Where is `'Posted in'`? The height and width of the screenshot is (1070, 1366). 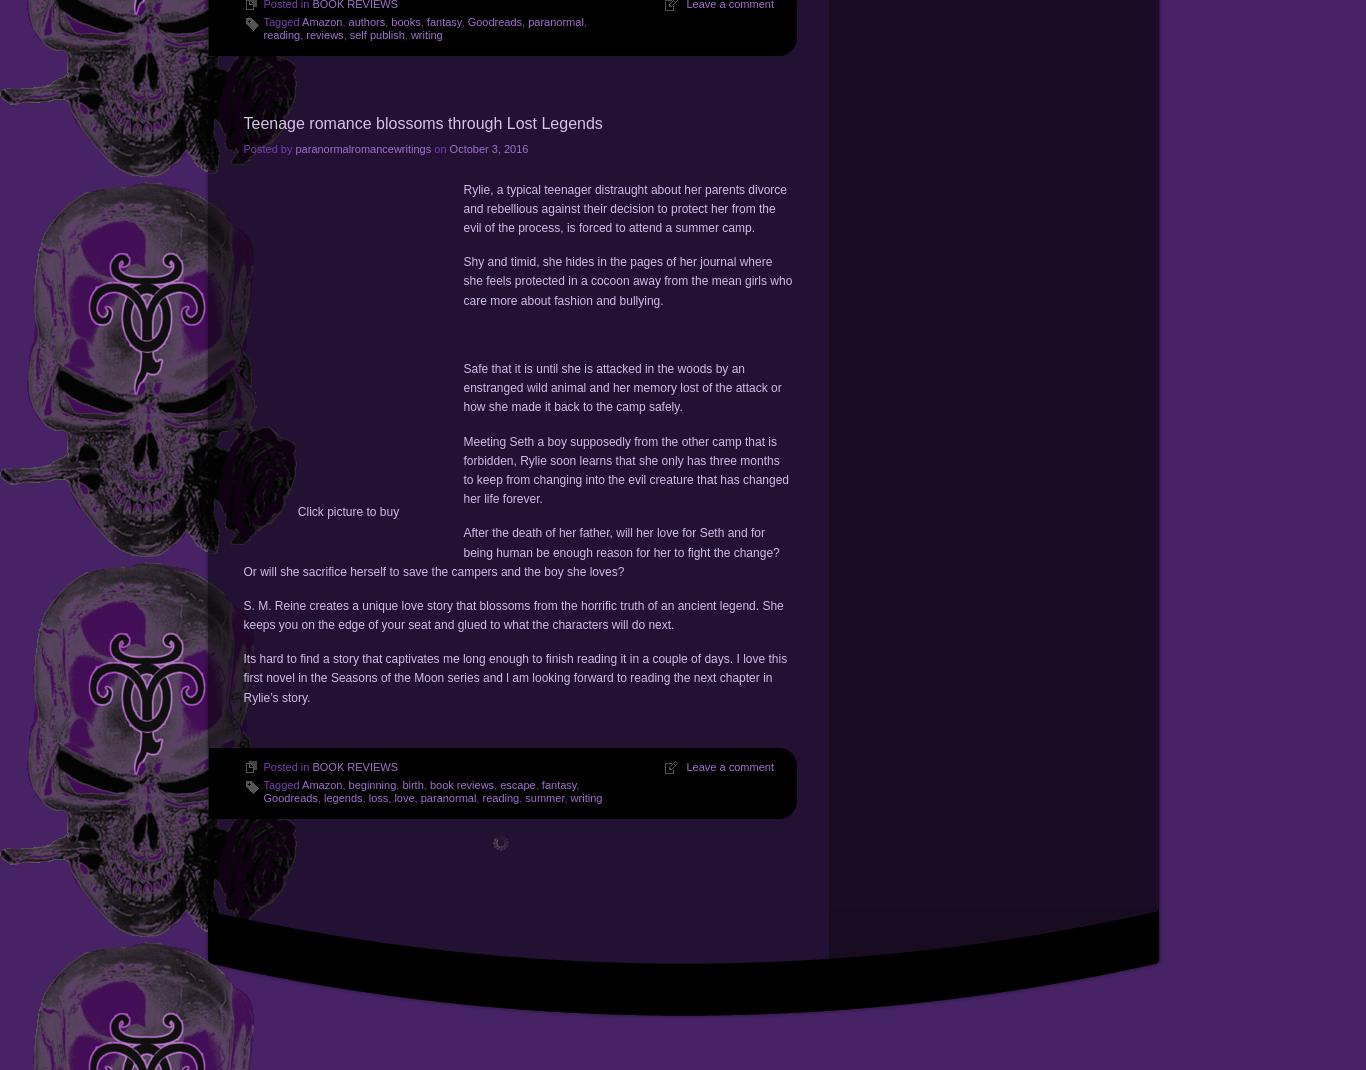
'Posted in' is located at coordinates (286, 765).